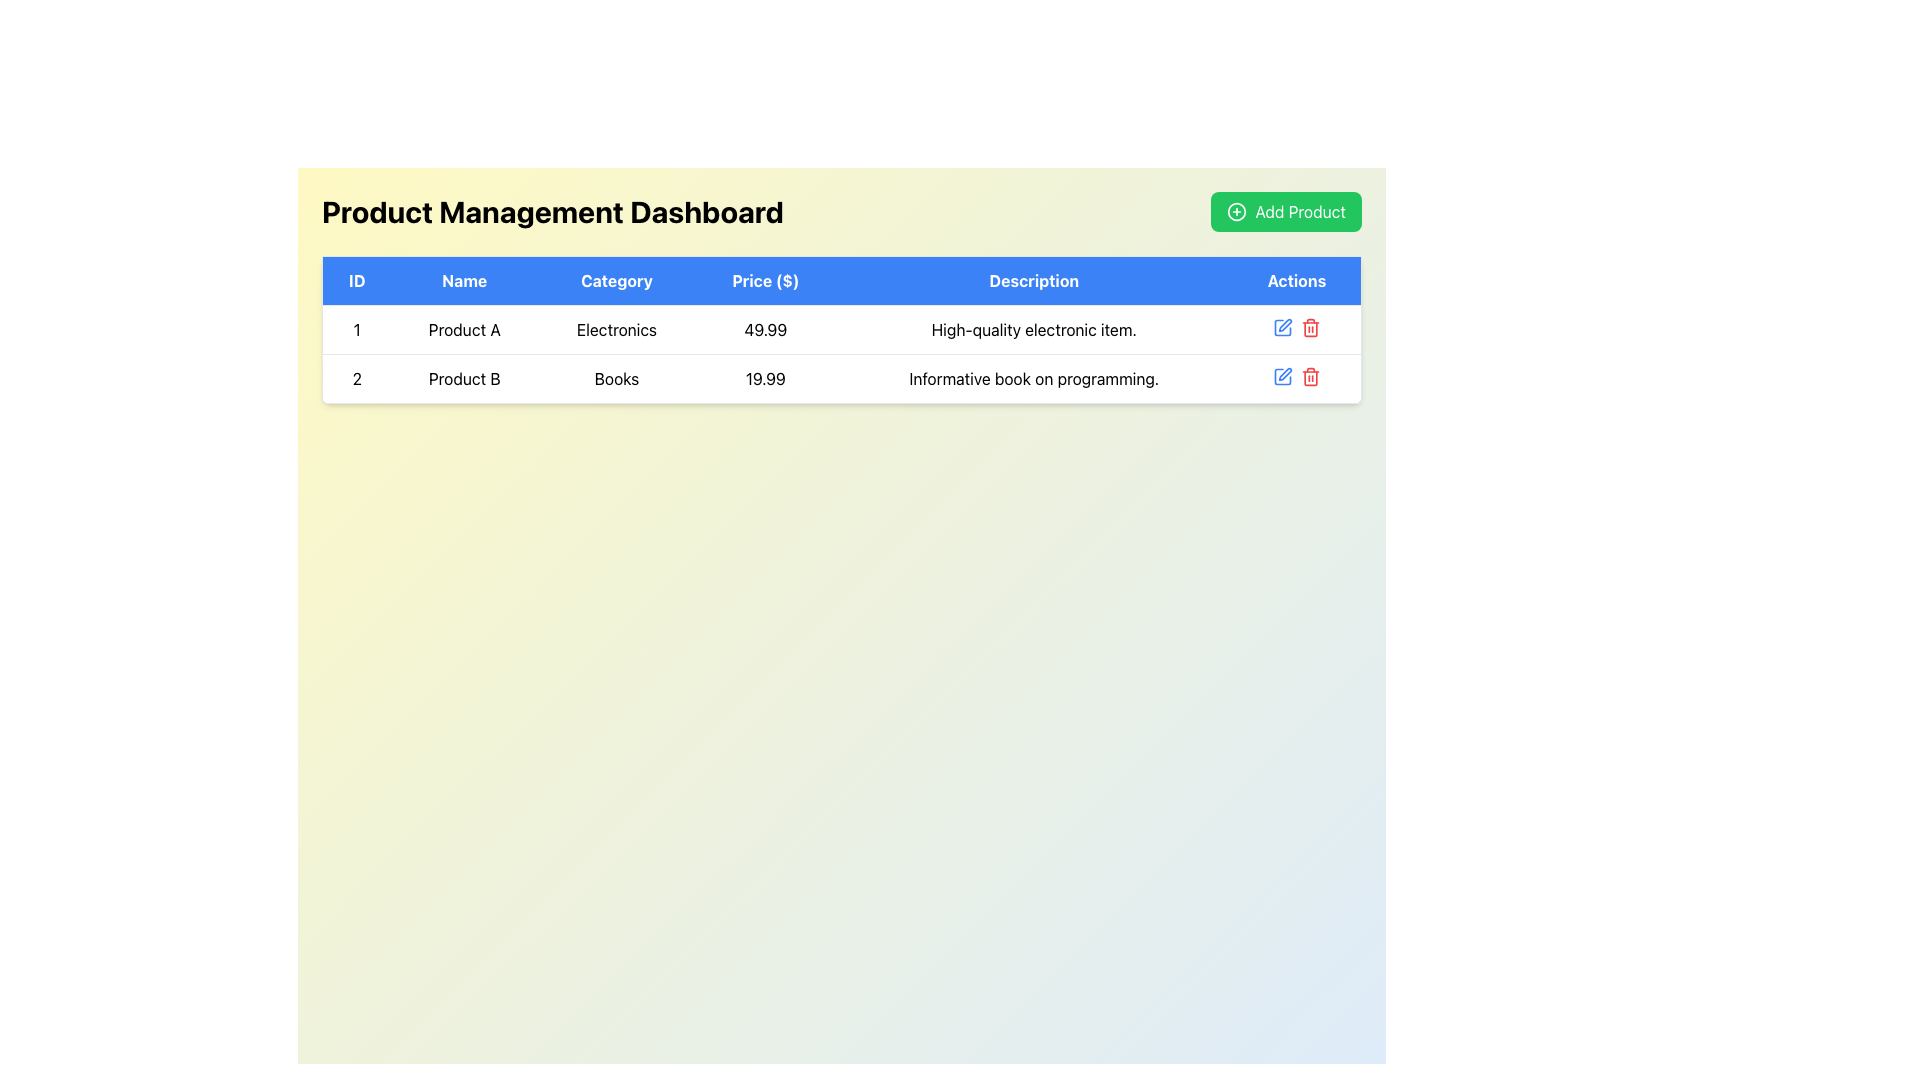  Describe the element at coordinates (463, 378) in the screenshot. I see `text label 'Product B' located in the second row, second column of the table under the 'Name' header` at that location.